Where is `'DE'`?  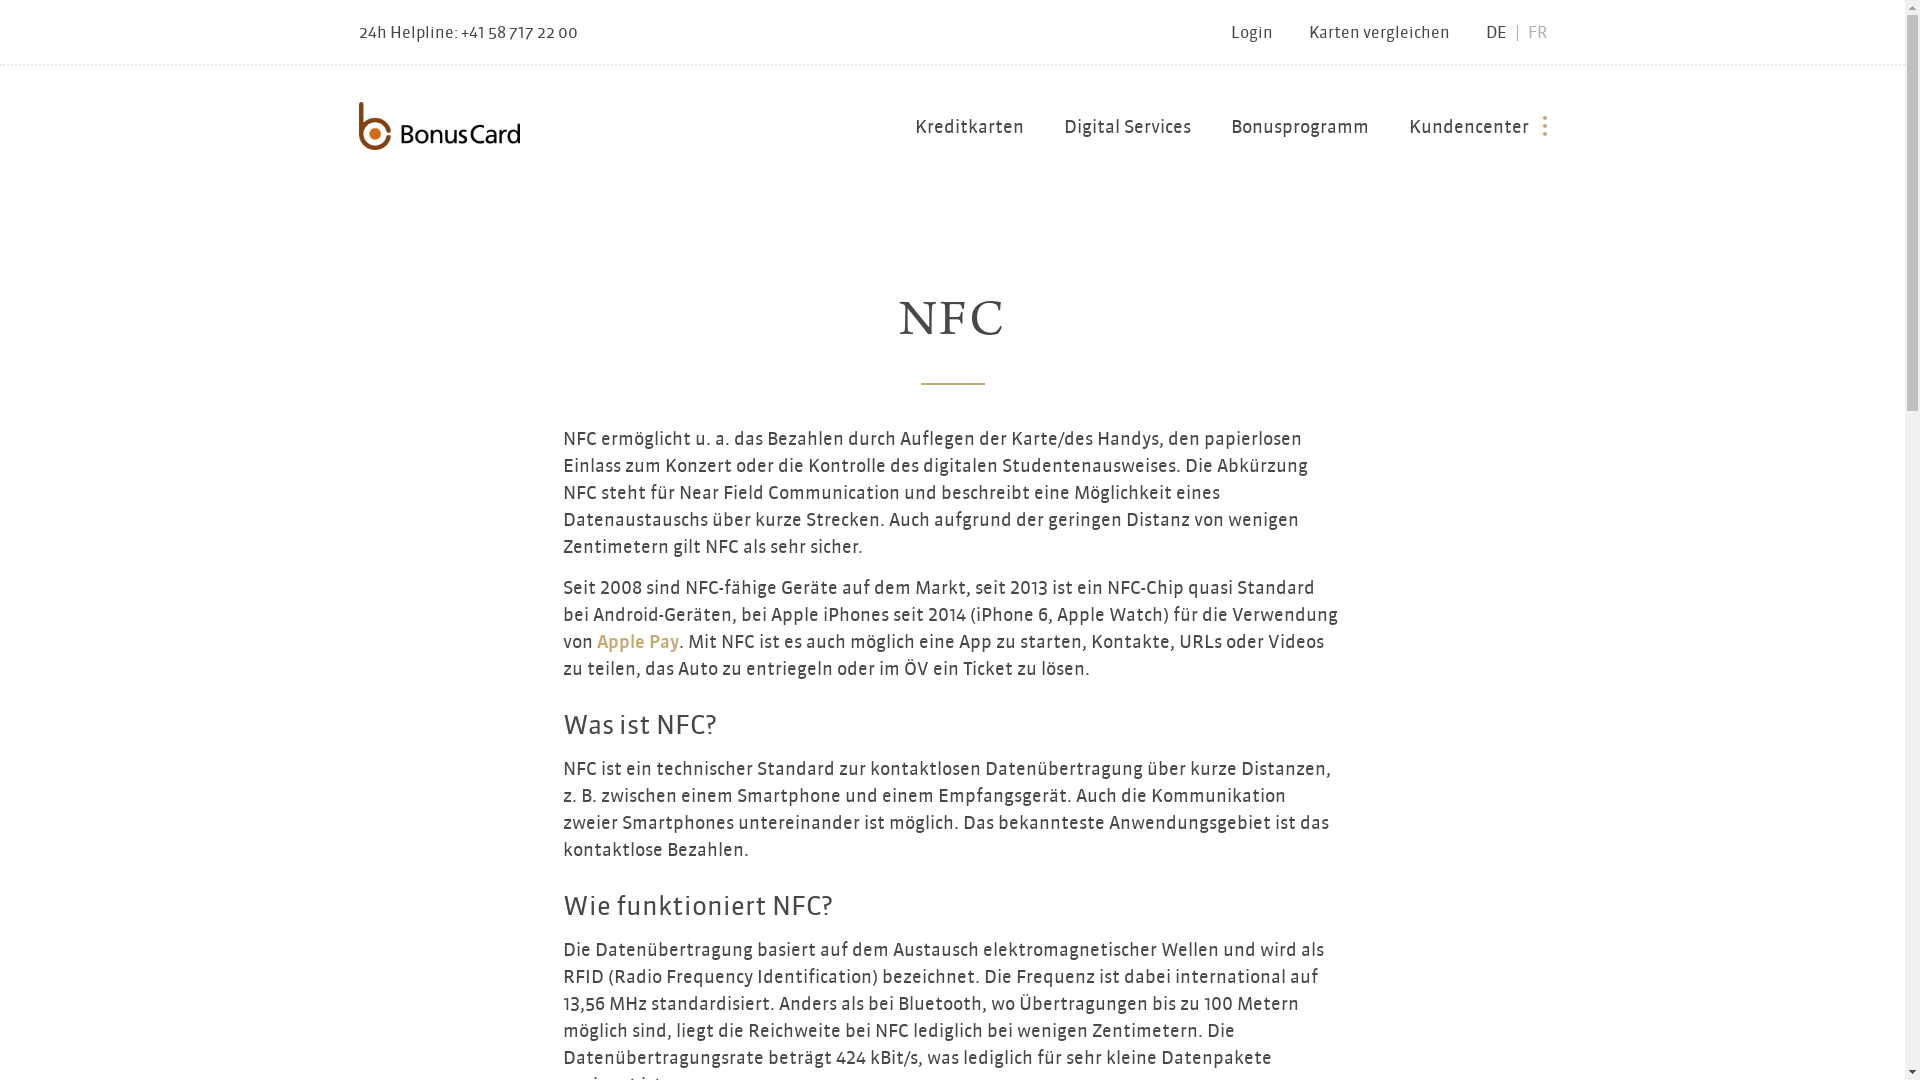
'DE' is located at coordinates (1496, 32).